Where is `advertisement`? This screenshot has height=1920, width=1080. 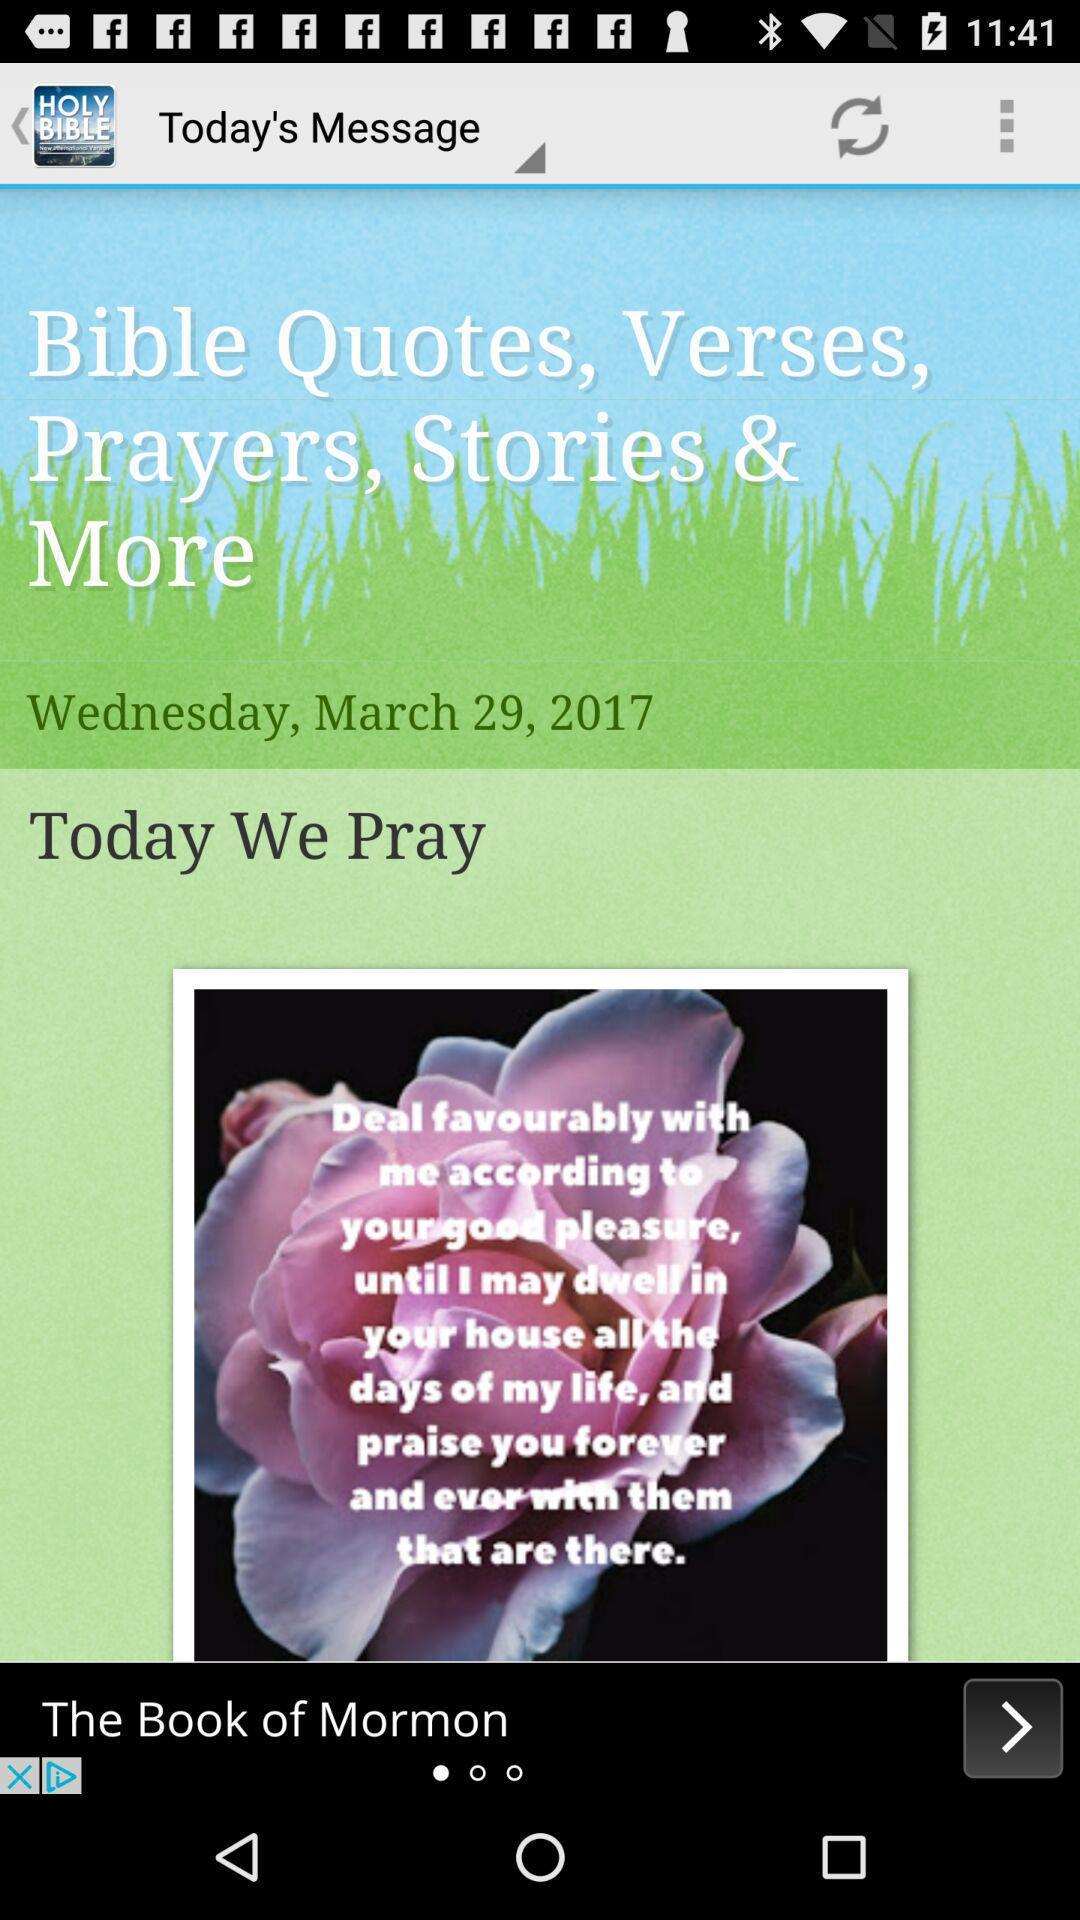 advertisement is located at coordinates (540, 1727).